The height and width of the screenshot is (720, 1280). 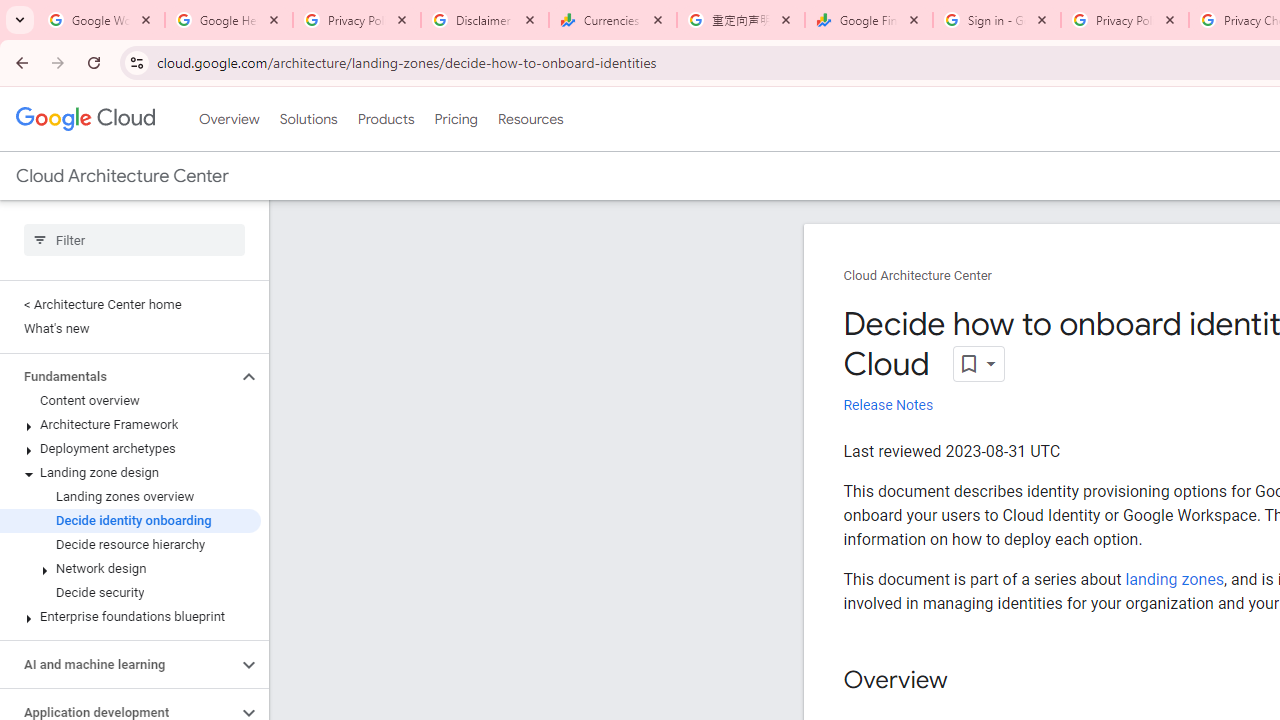 I want to click on 'What', so click(x=129, y=328).